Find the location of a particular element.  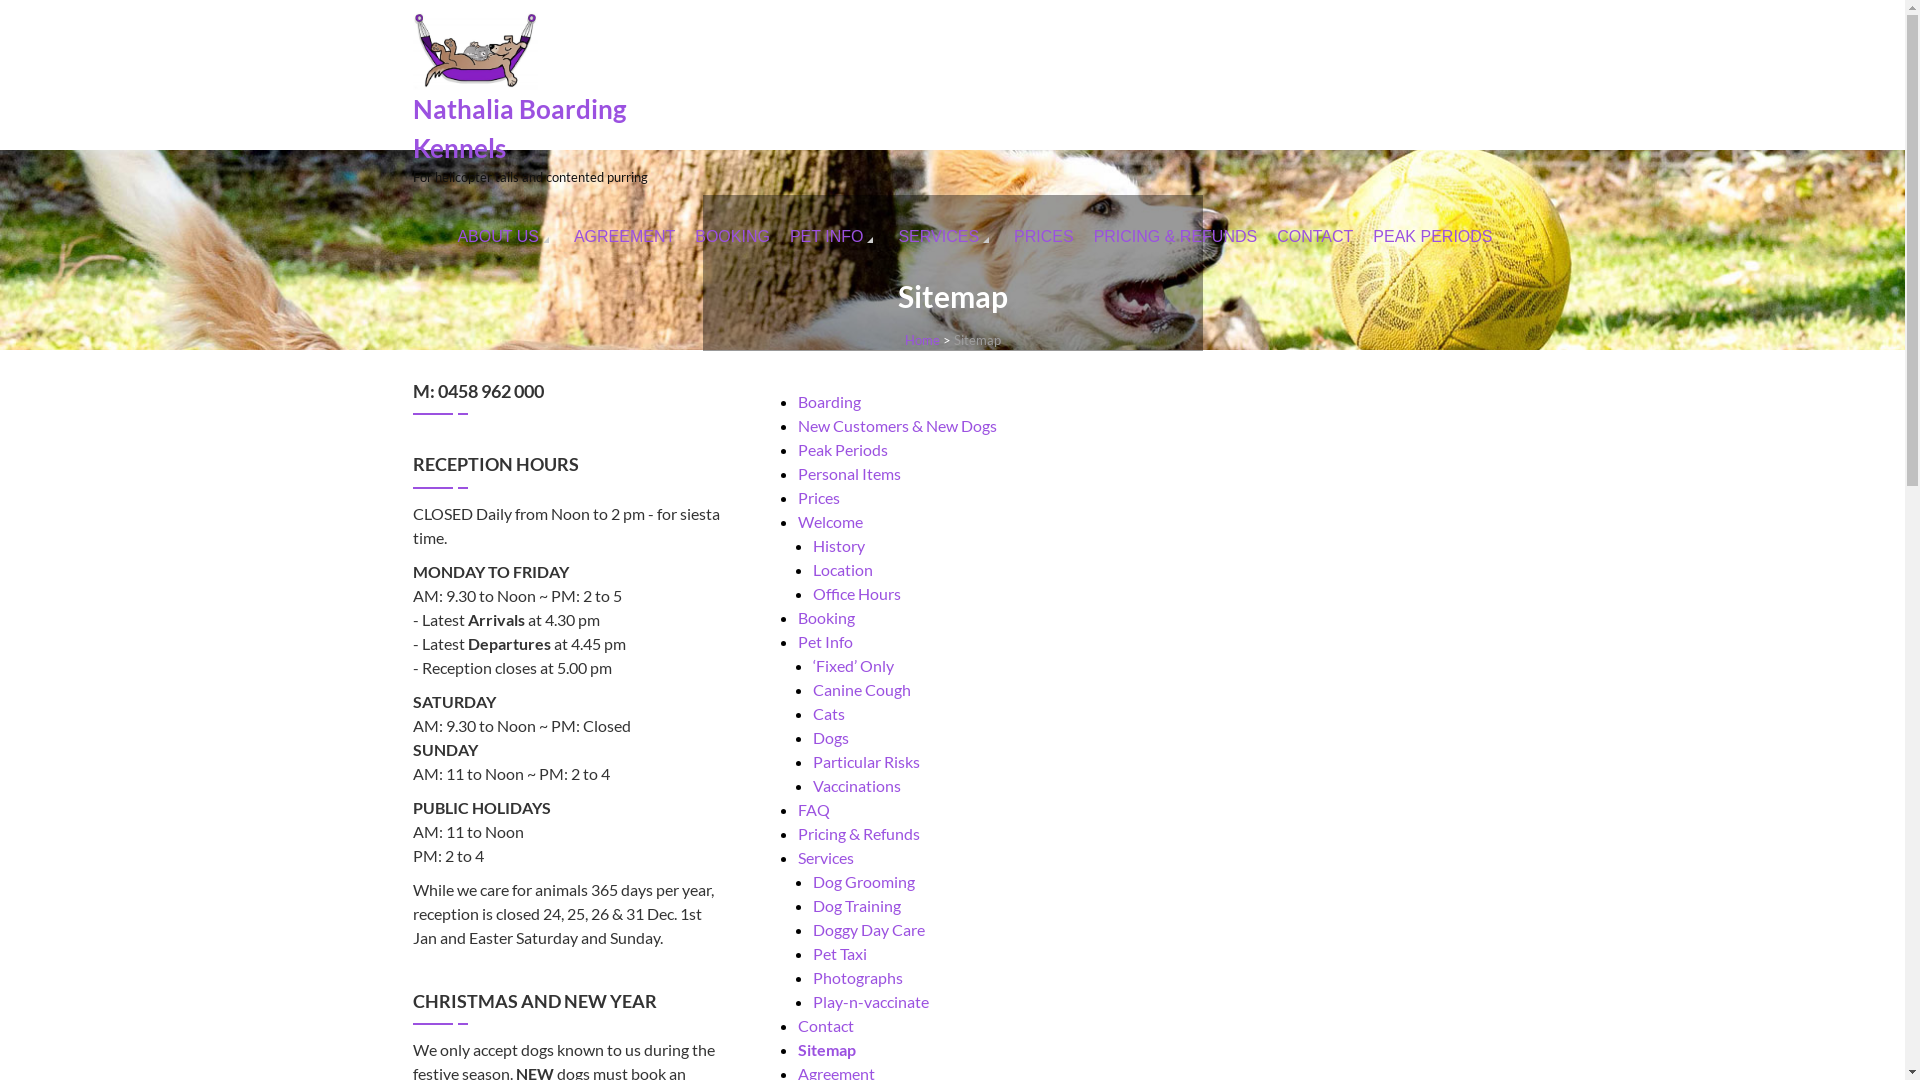

'Particular Risks' is located at coordinates (866, 761).